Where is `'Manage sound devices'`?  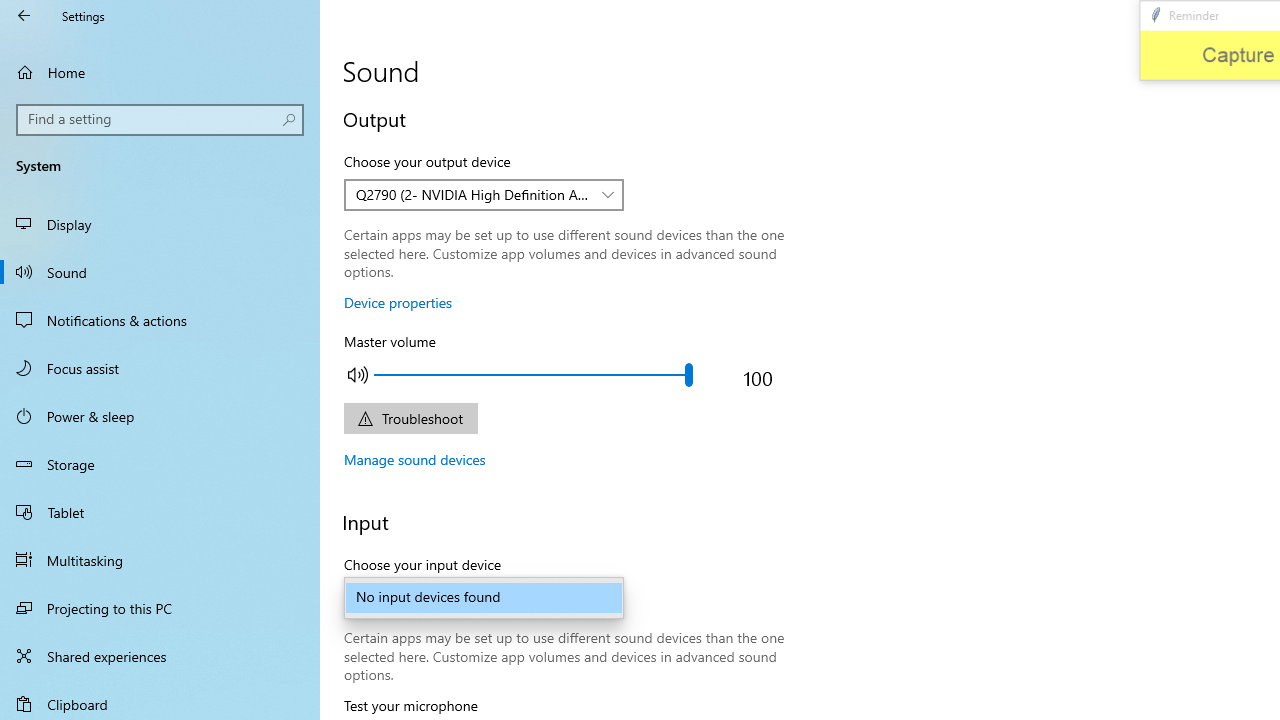
'Manage sound devices' is located at coordinates (414, 459).